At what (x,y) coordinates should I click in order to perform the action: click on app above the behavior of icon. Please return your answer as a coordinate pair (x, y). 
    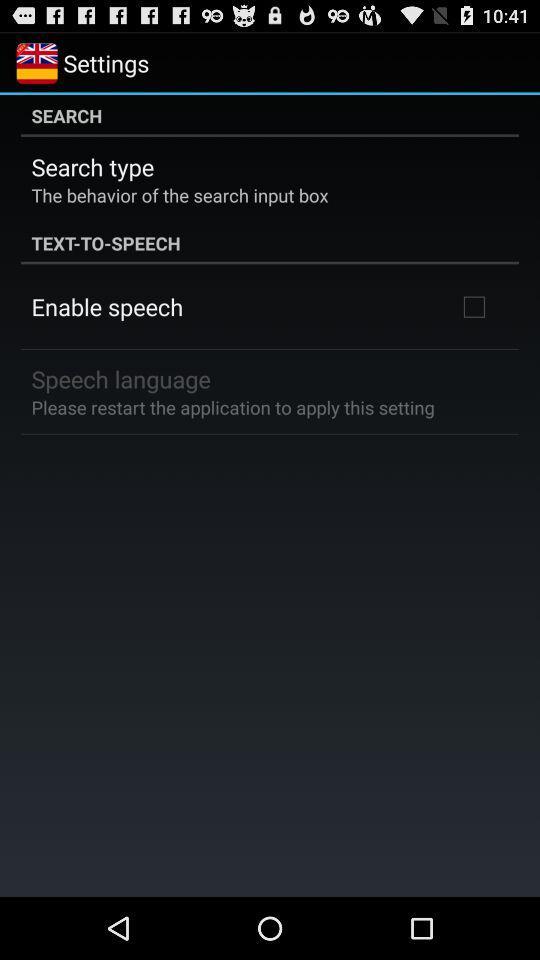
    Looking at the image, I should click on (91, 165).